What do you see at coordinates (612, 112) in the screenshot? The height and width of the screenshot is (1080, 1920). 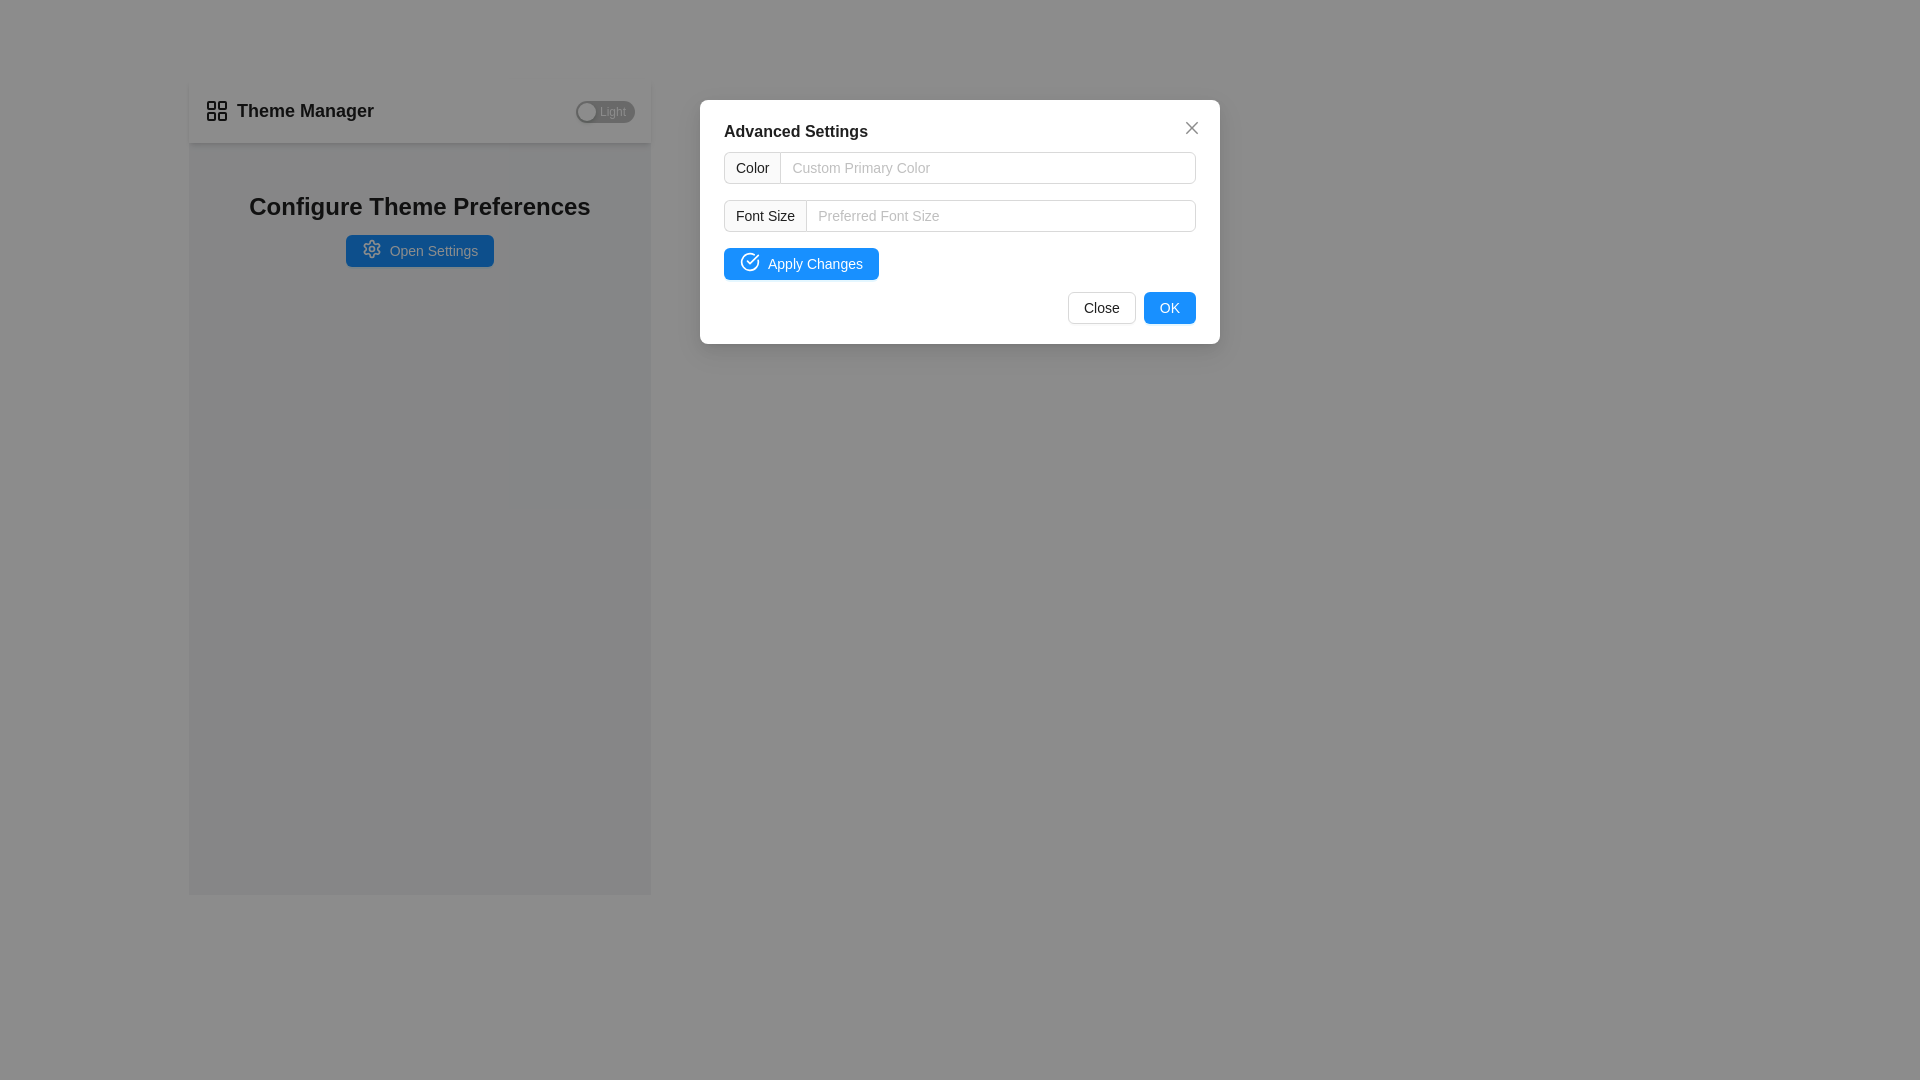 I see `the text label displaying 'Light', which indicates the inactive state of the toggle switch in the Theme Manager header section` at bounding box center [612, 112].